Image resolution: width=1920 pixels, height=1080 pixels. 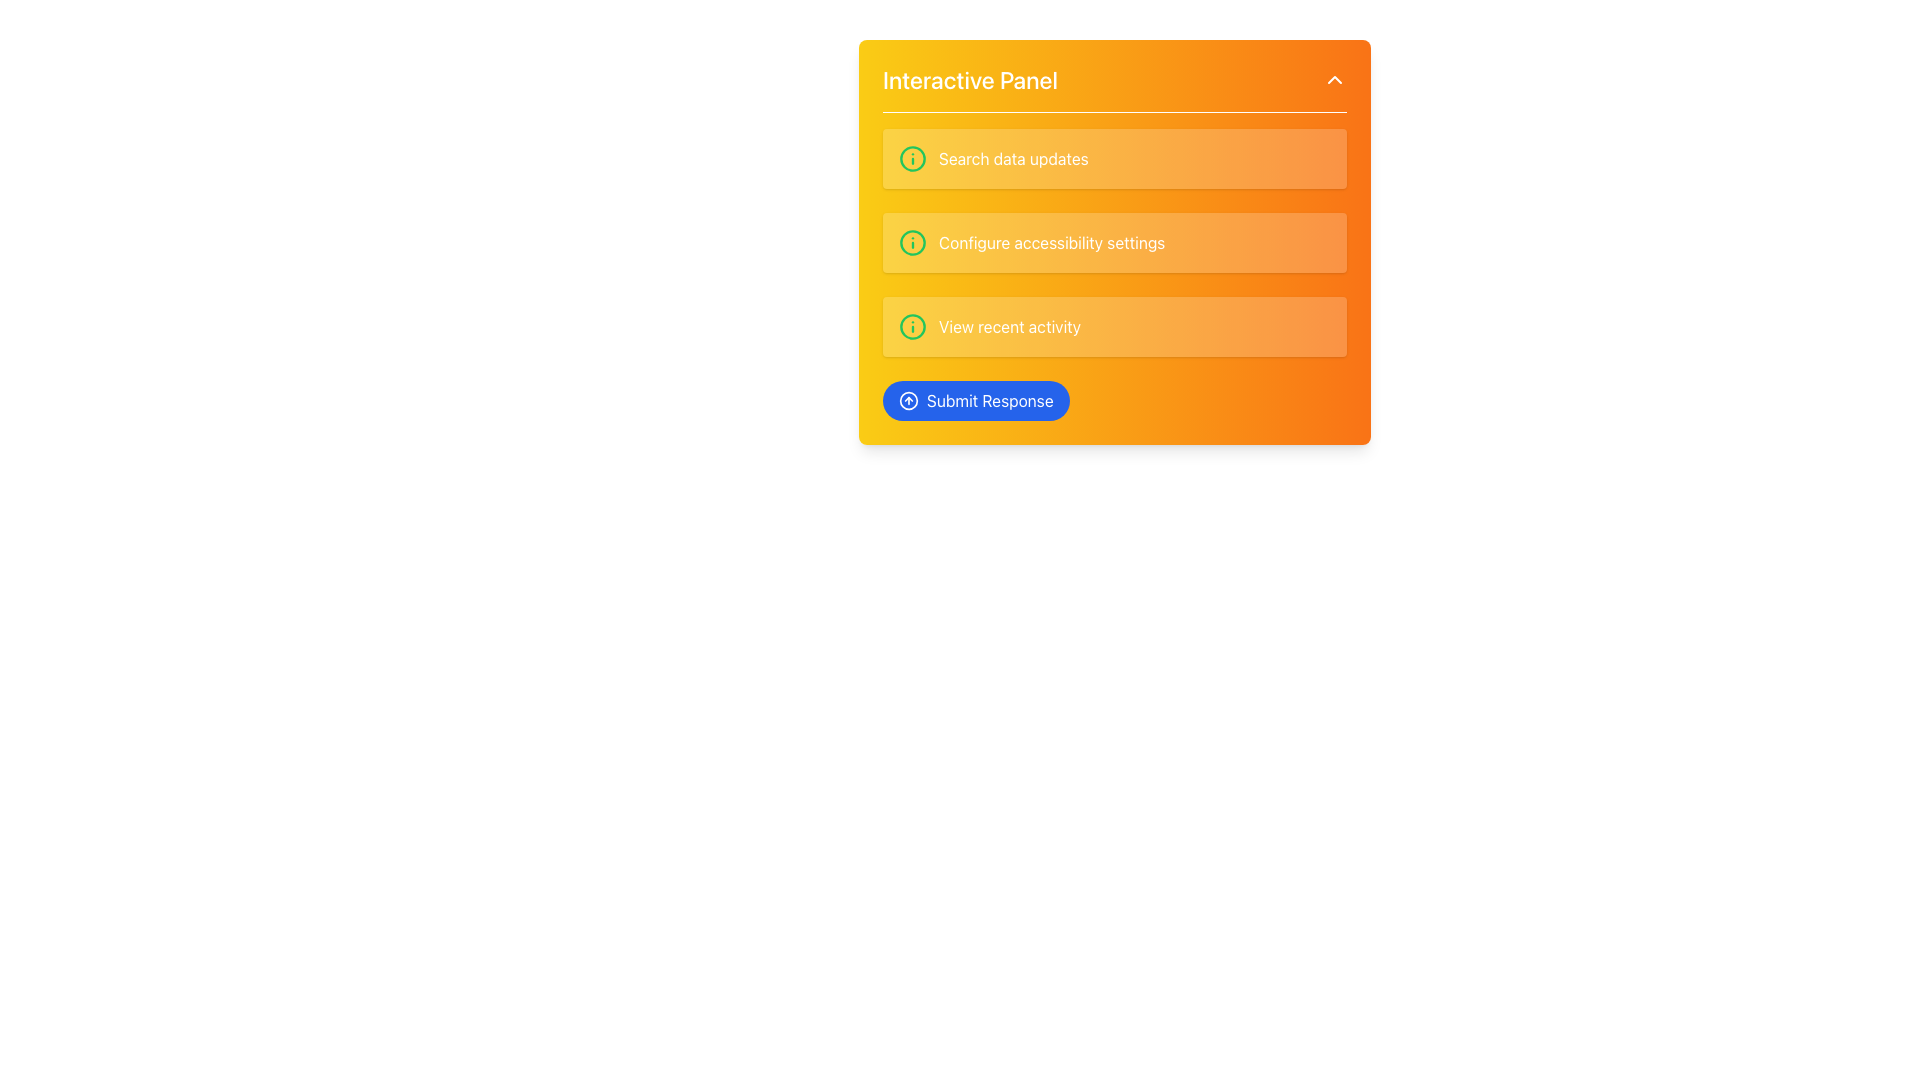 I want to click on the green information icon located to the left of the text label 'View recent activity' within the third item of the panel, so click(x=911, y=326).